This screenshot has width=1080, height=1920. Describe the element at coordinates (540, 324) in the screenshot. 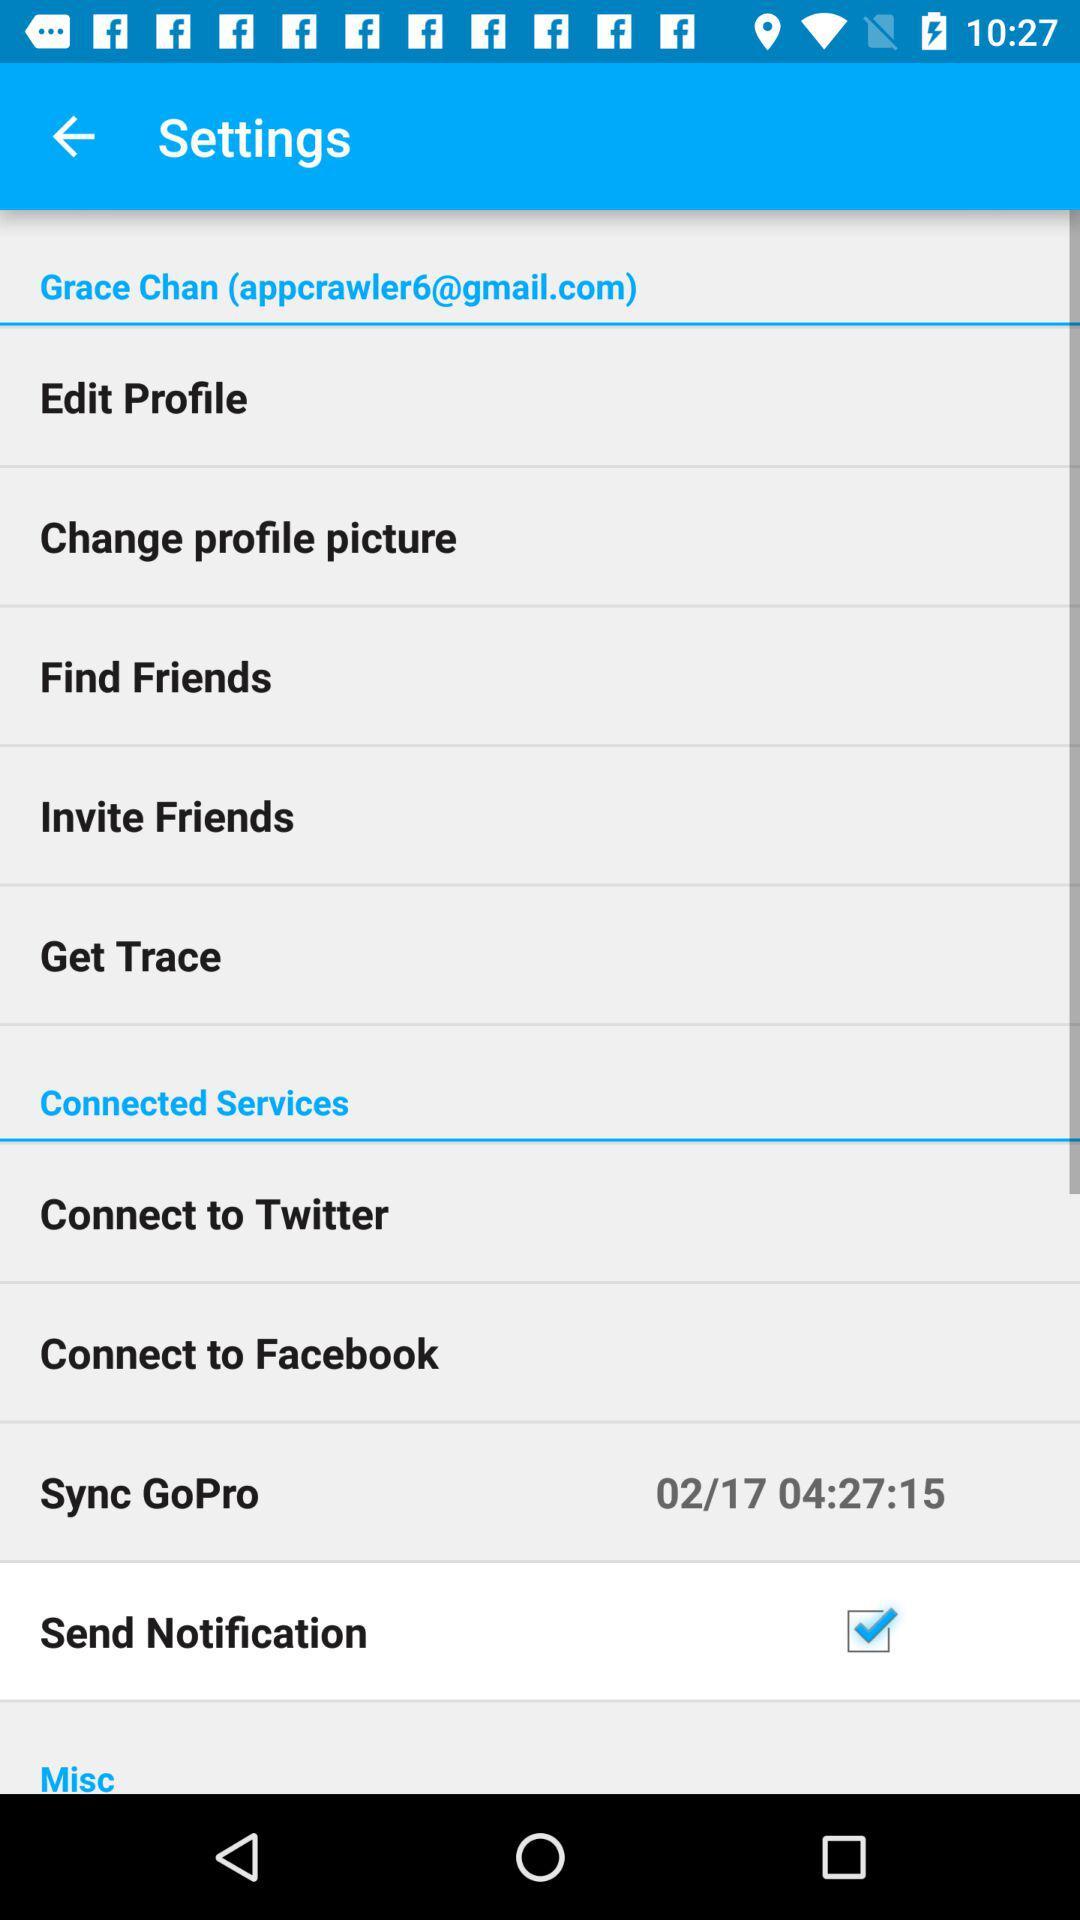

I see `item above edit profile` at that location.